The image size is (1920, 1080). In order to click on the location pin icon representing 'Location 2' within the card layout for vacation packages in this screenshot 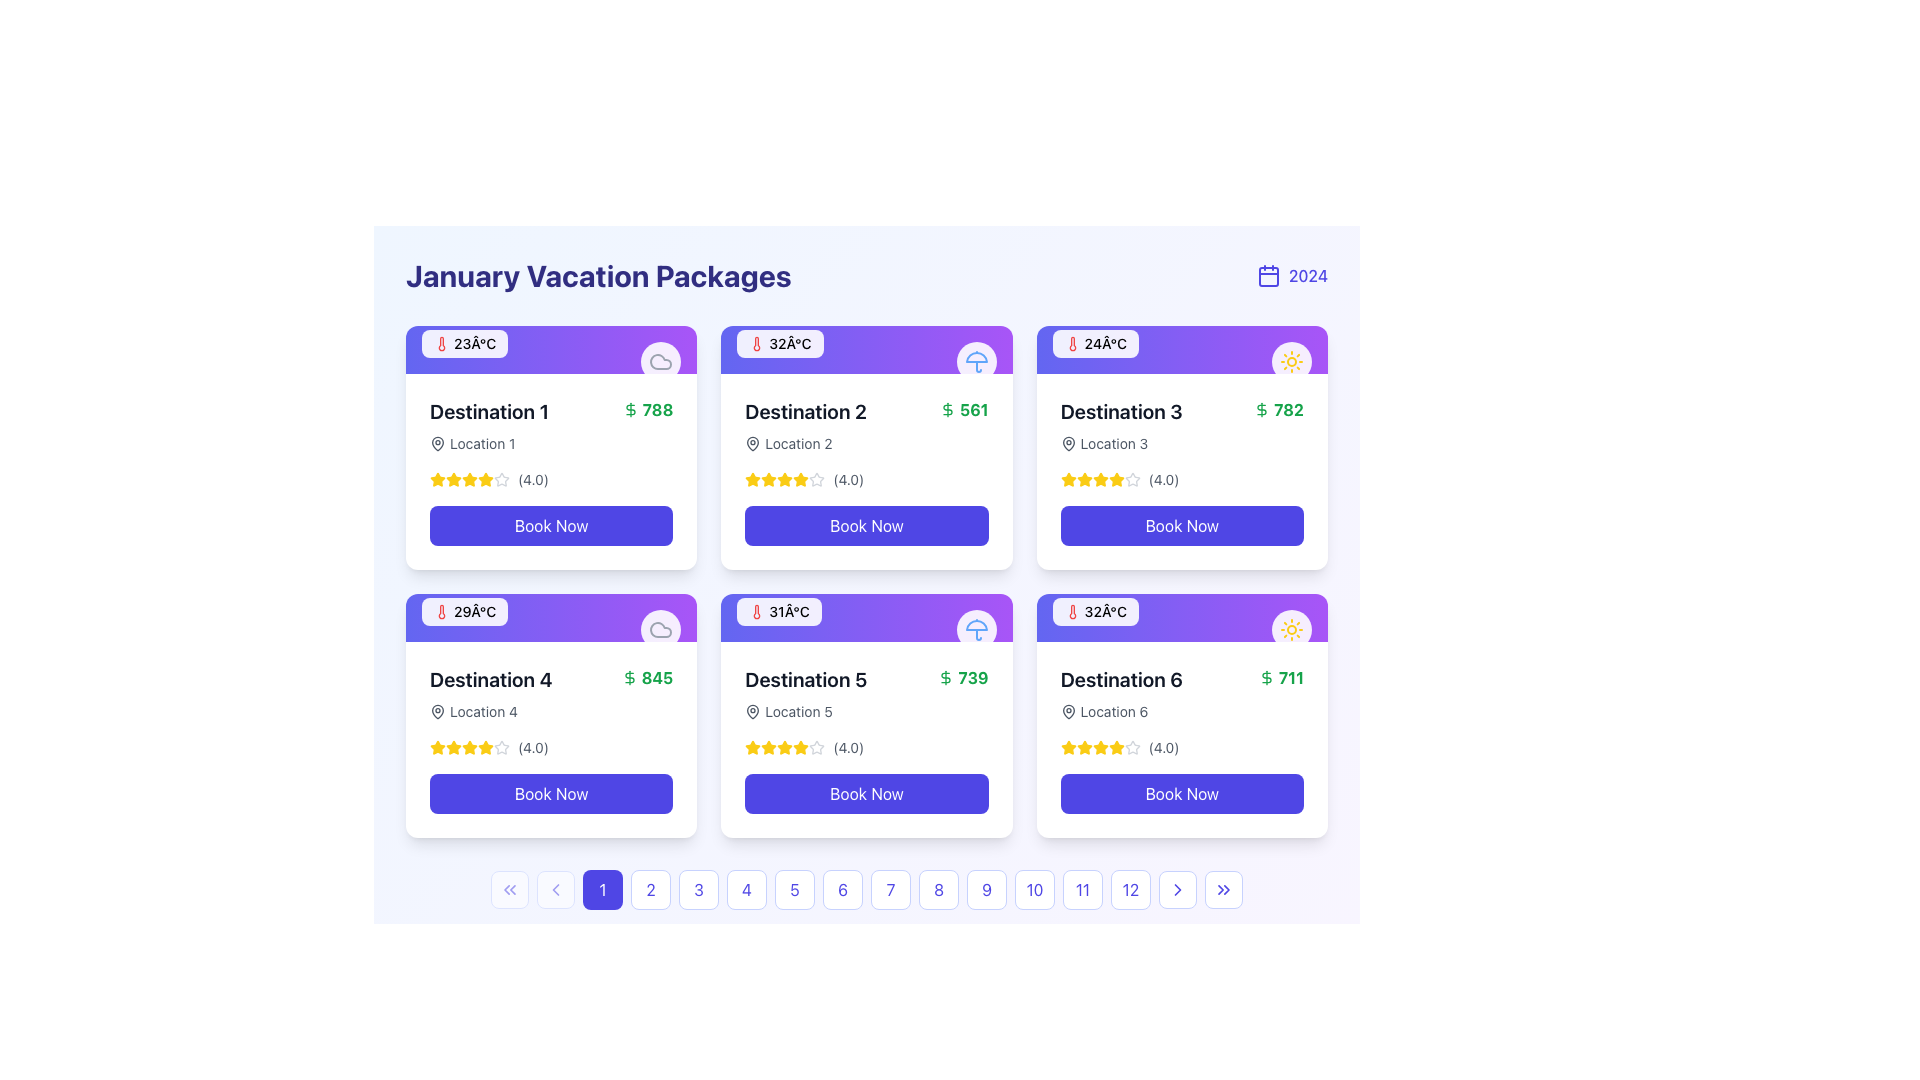, I will do `click(752, 442)`.